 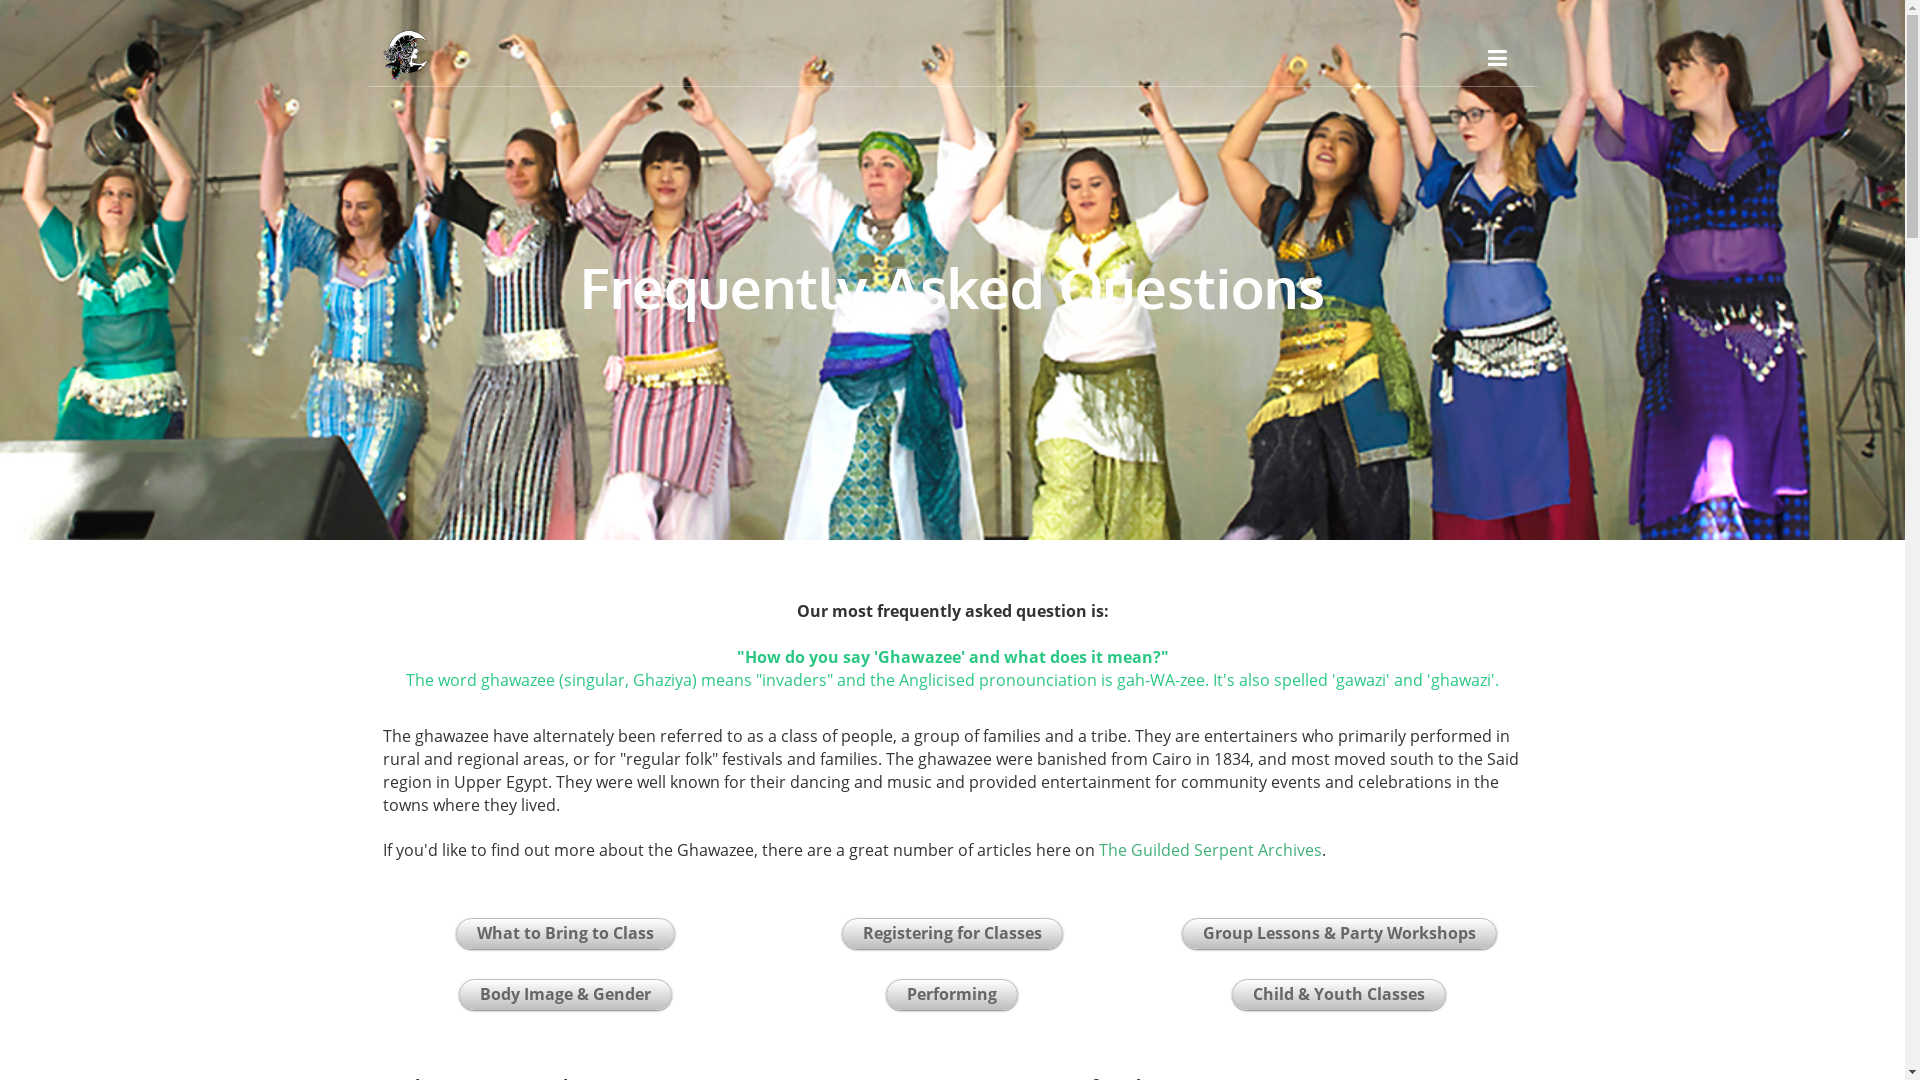 What do you see at coordinates (564, 933) in the screenshot?
I see `'What to Bring to Class'` at bounding box center [564, 933].